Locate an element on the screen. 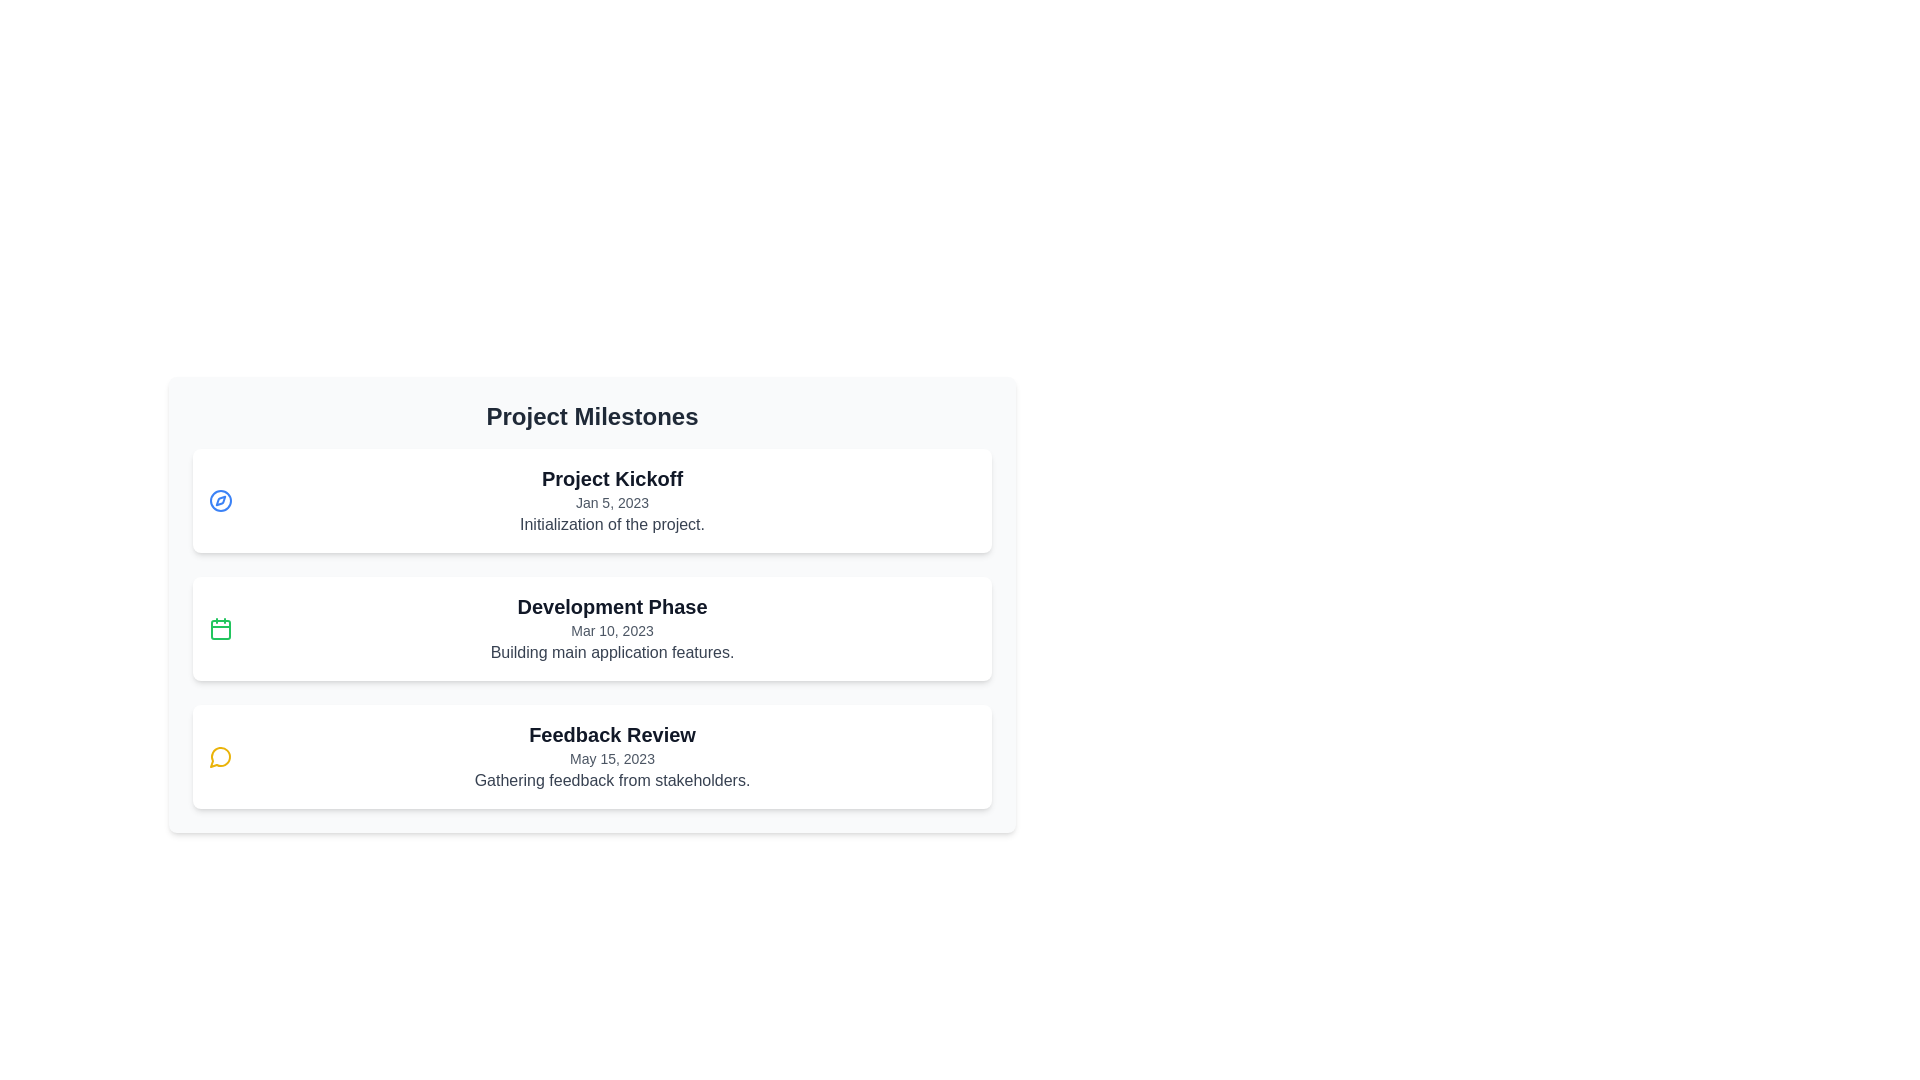 This screenshot has height=1080, width=1920. the third Information display card in the 'Project Milestones' section, which has a light gray background and rounded corners is located at coordinates (591, 604).